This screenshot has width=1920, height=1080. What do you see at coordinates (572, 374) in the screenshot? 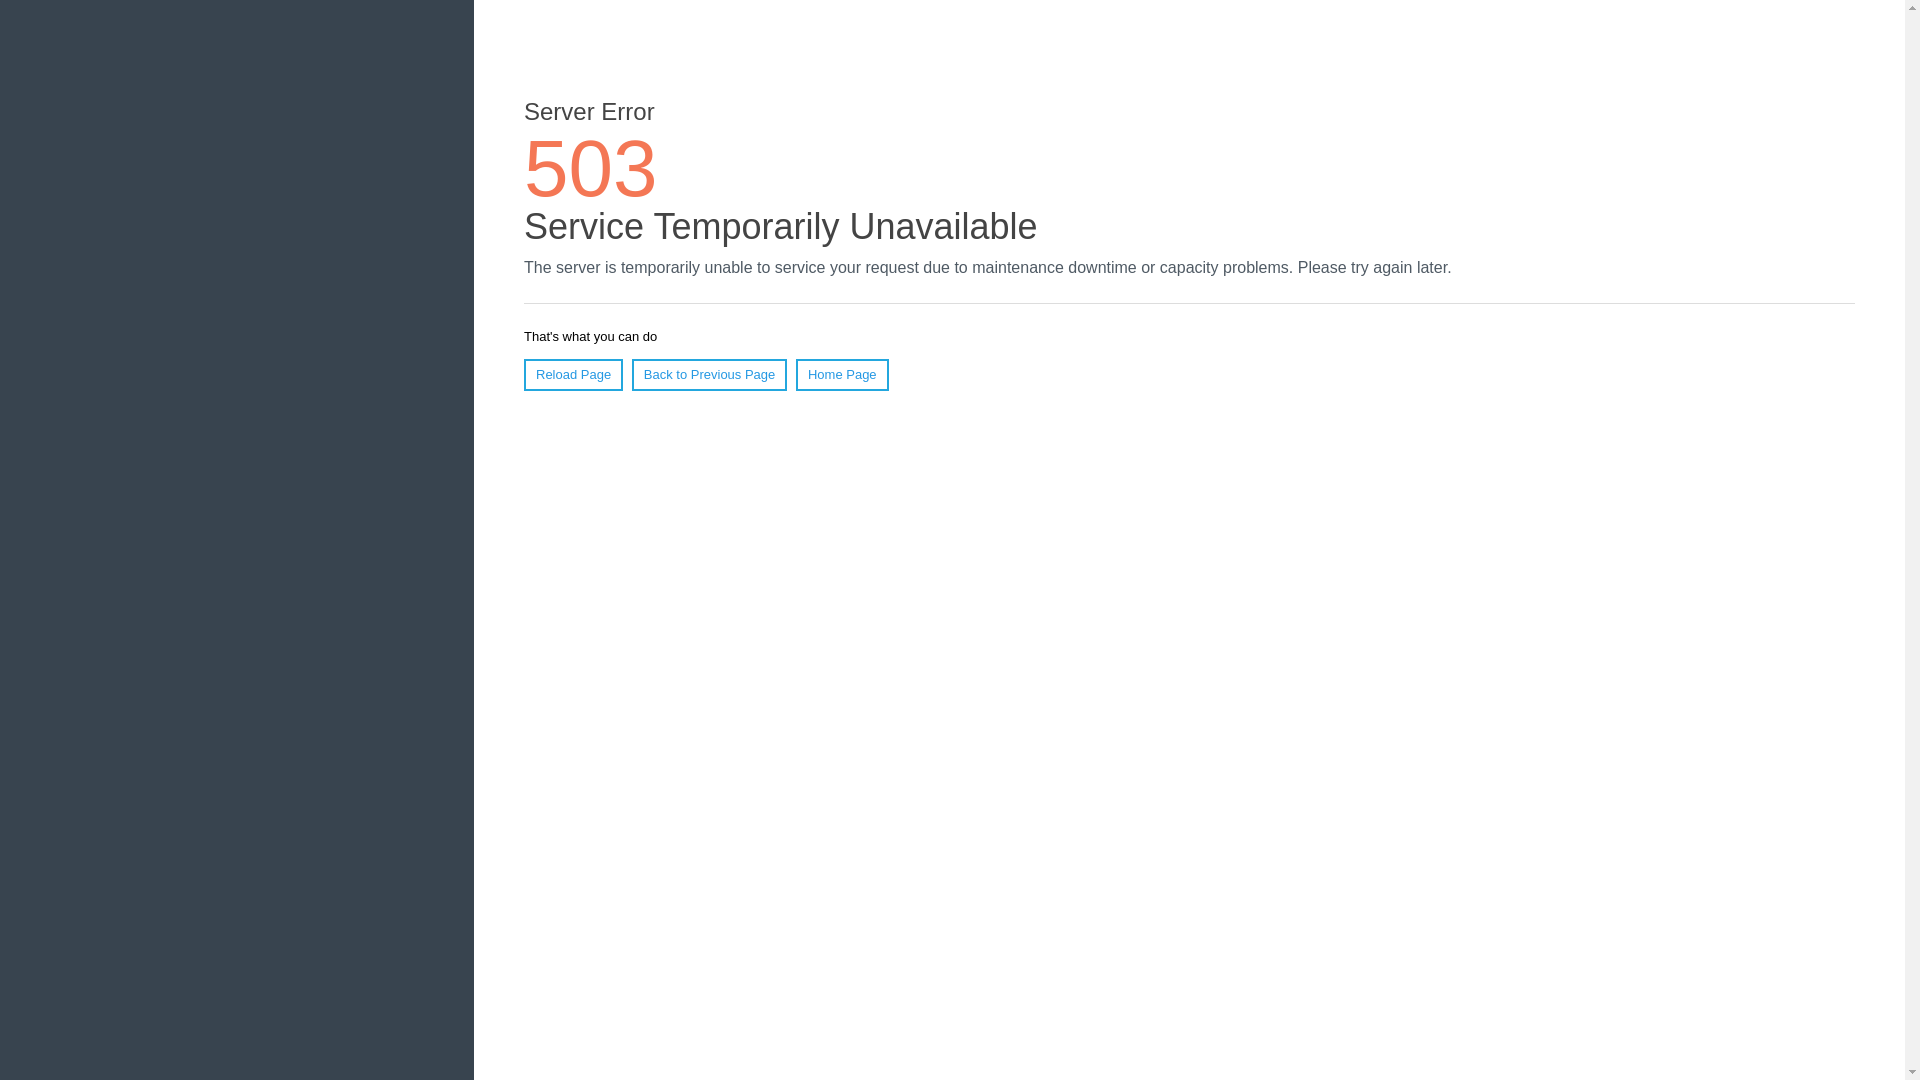
I see `'Reload Page'` at bounding box center [572, 374].